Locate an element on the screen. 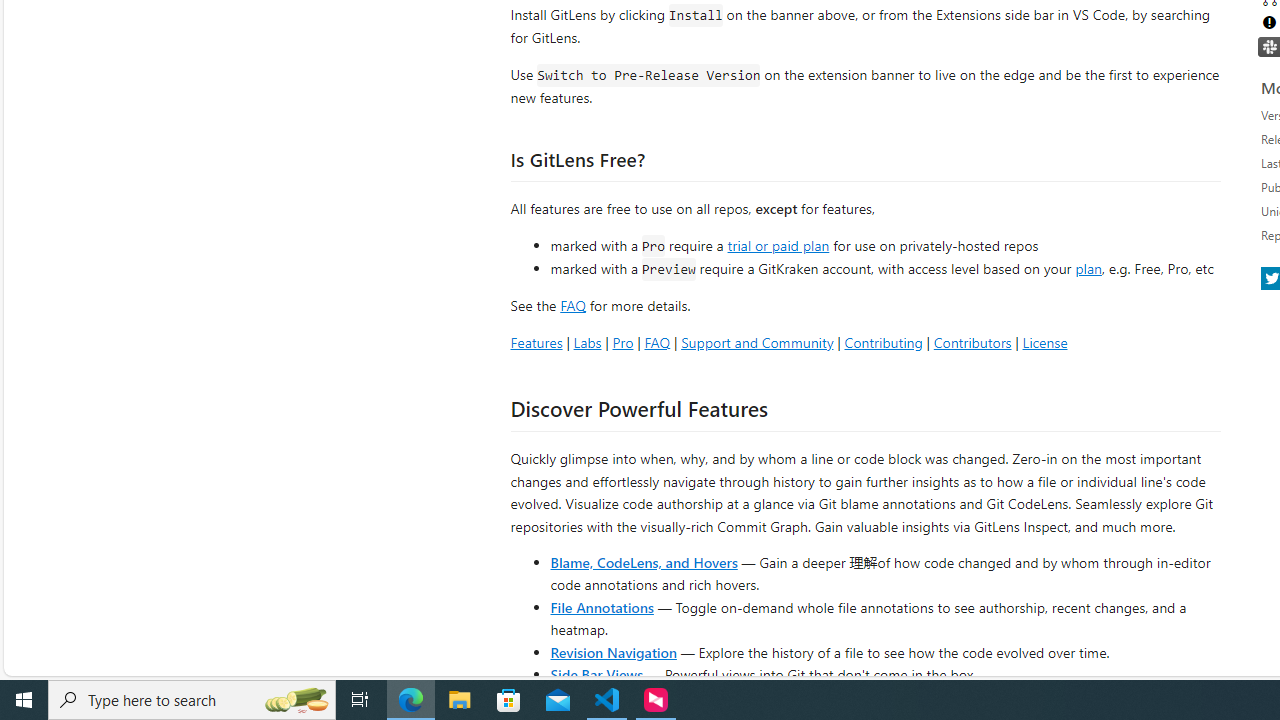 This screenshot has width=1280, height=720. 'Contributing' is located at coordinates (882, 341).